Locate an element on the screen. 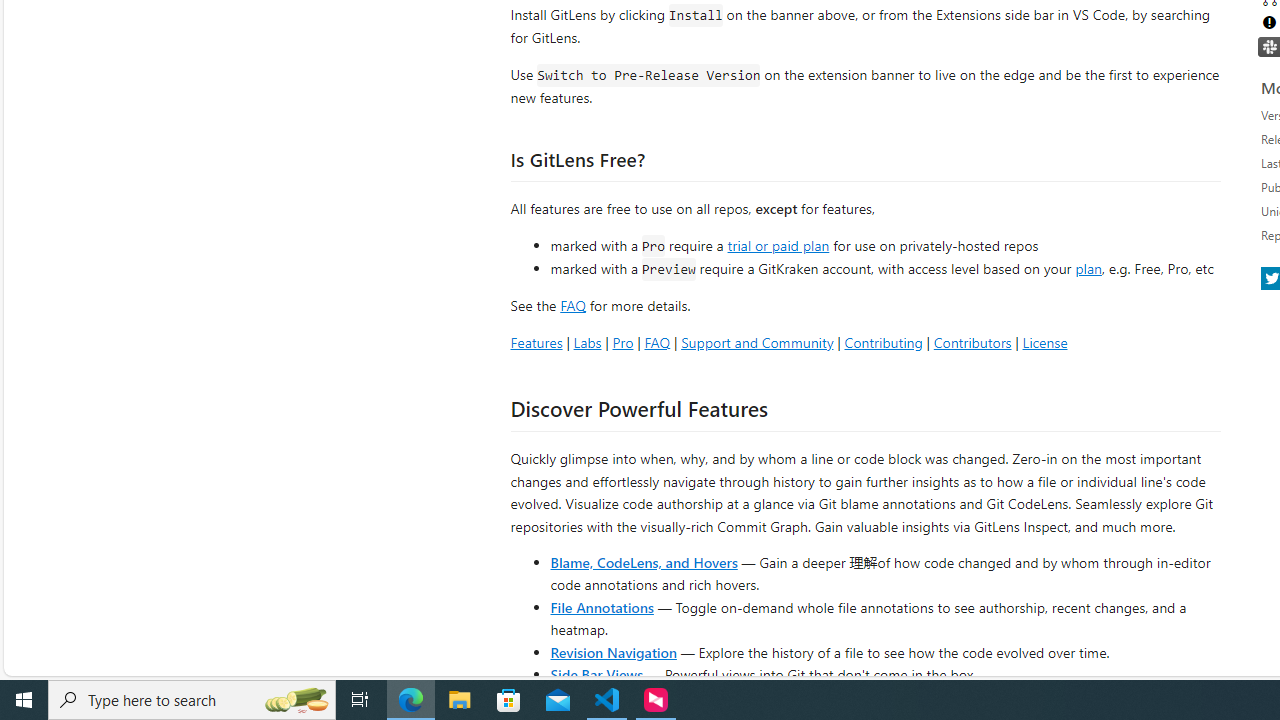 This screenshot has width=1280, height=720. 'Contributing' is located at coordinates (882, 341).